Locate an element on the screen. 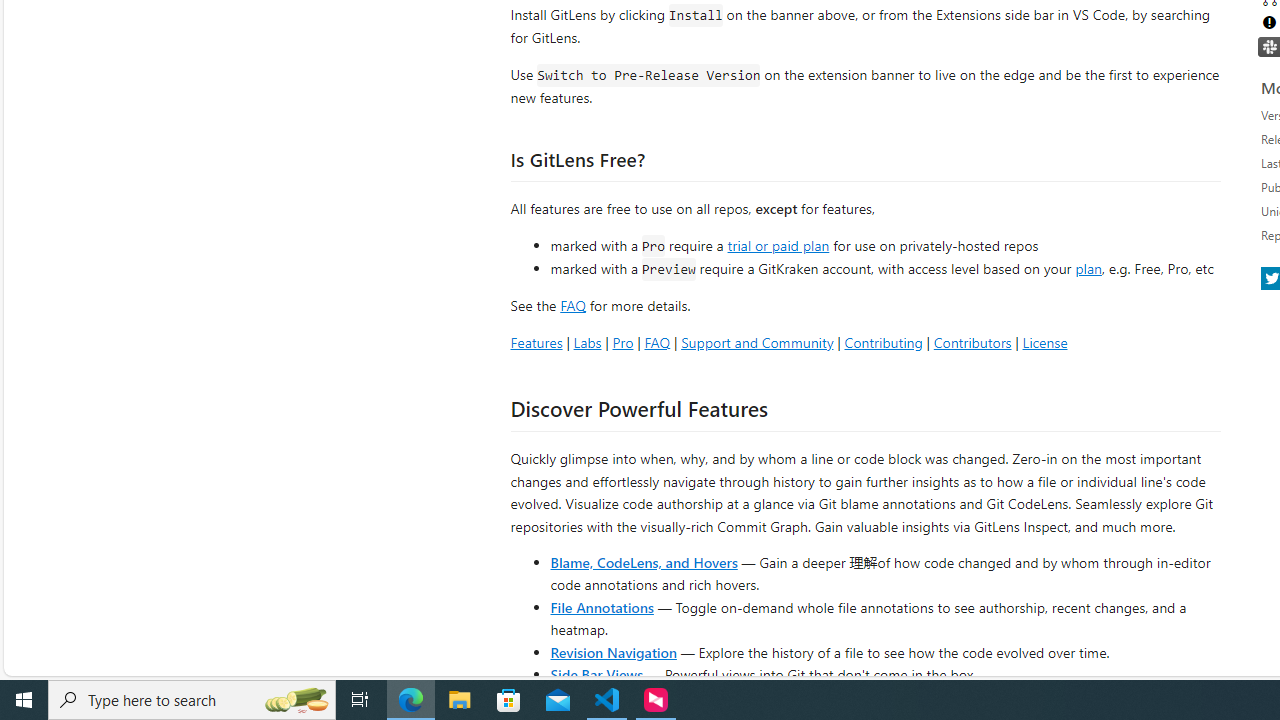 This screenshot has width=1280, height=720. 'Contributing' is located at coordinates (882, 341).